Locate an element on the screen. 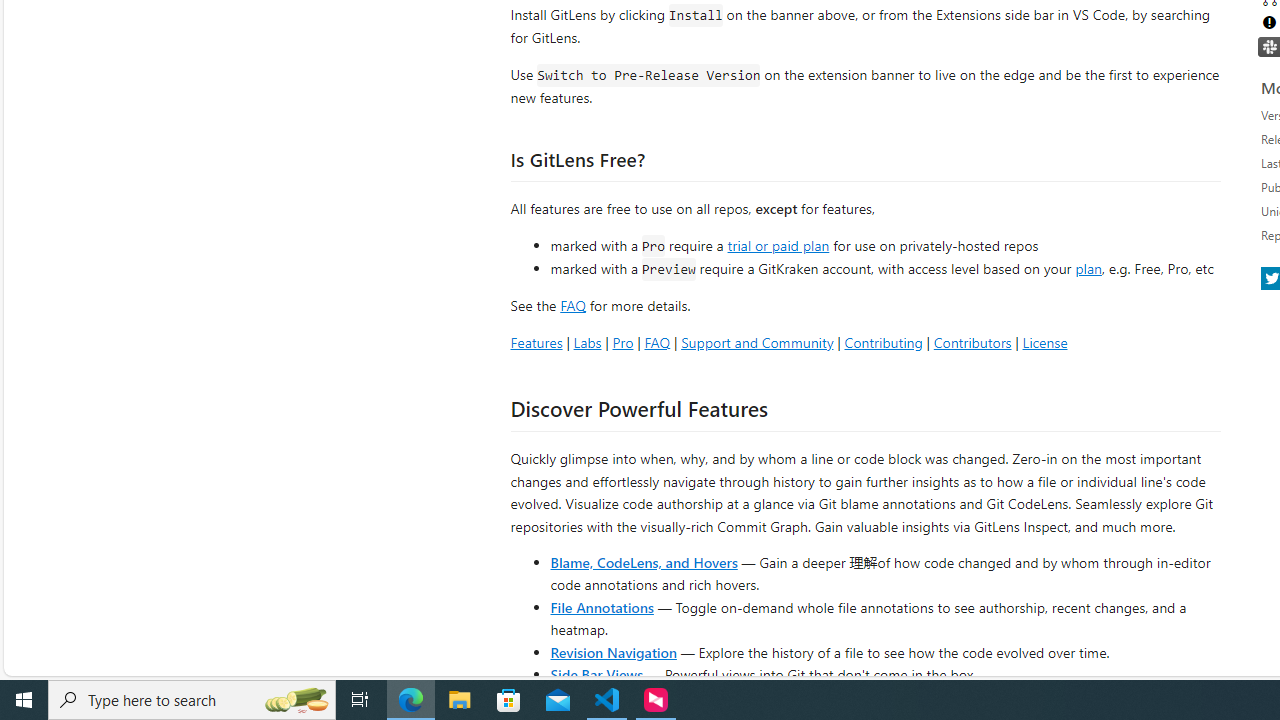 This screenshot has width=1280, height=720. 'Contributing' is located at coordinates (882, 341).